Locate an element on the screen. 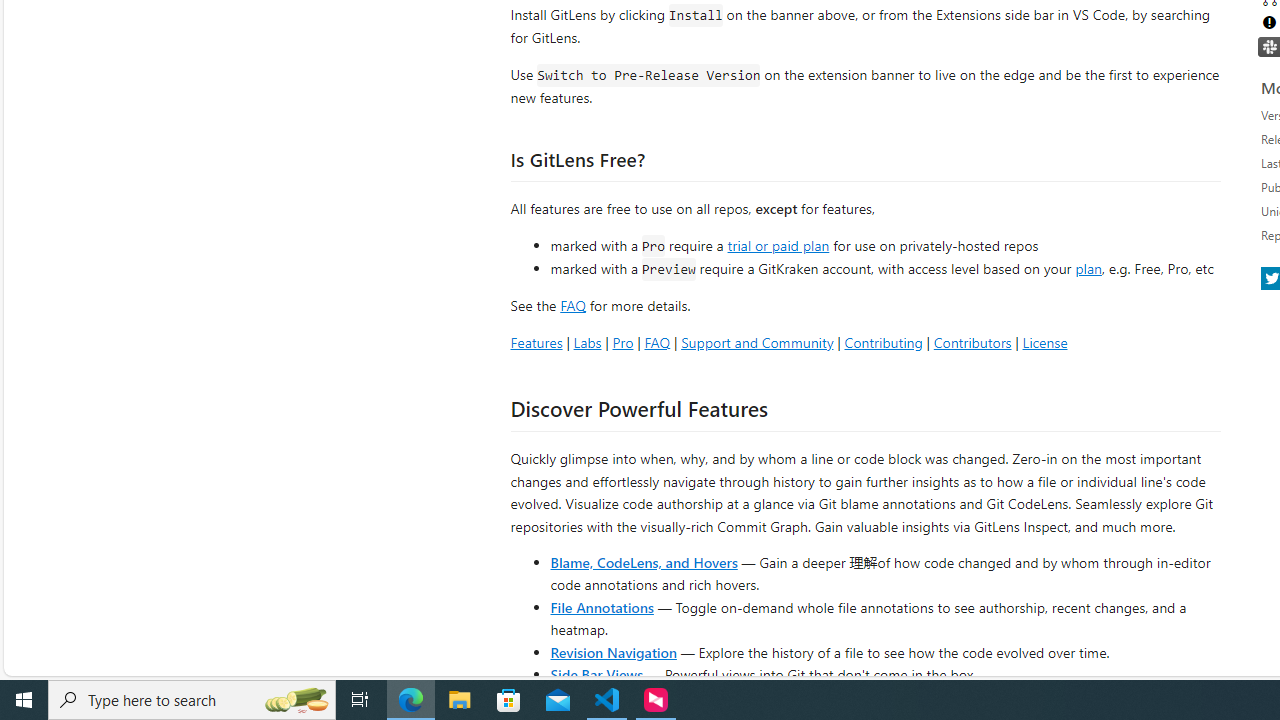 This screenshot has width=1280, height=720. 'Contributing' is located at coordinates (882, 341).